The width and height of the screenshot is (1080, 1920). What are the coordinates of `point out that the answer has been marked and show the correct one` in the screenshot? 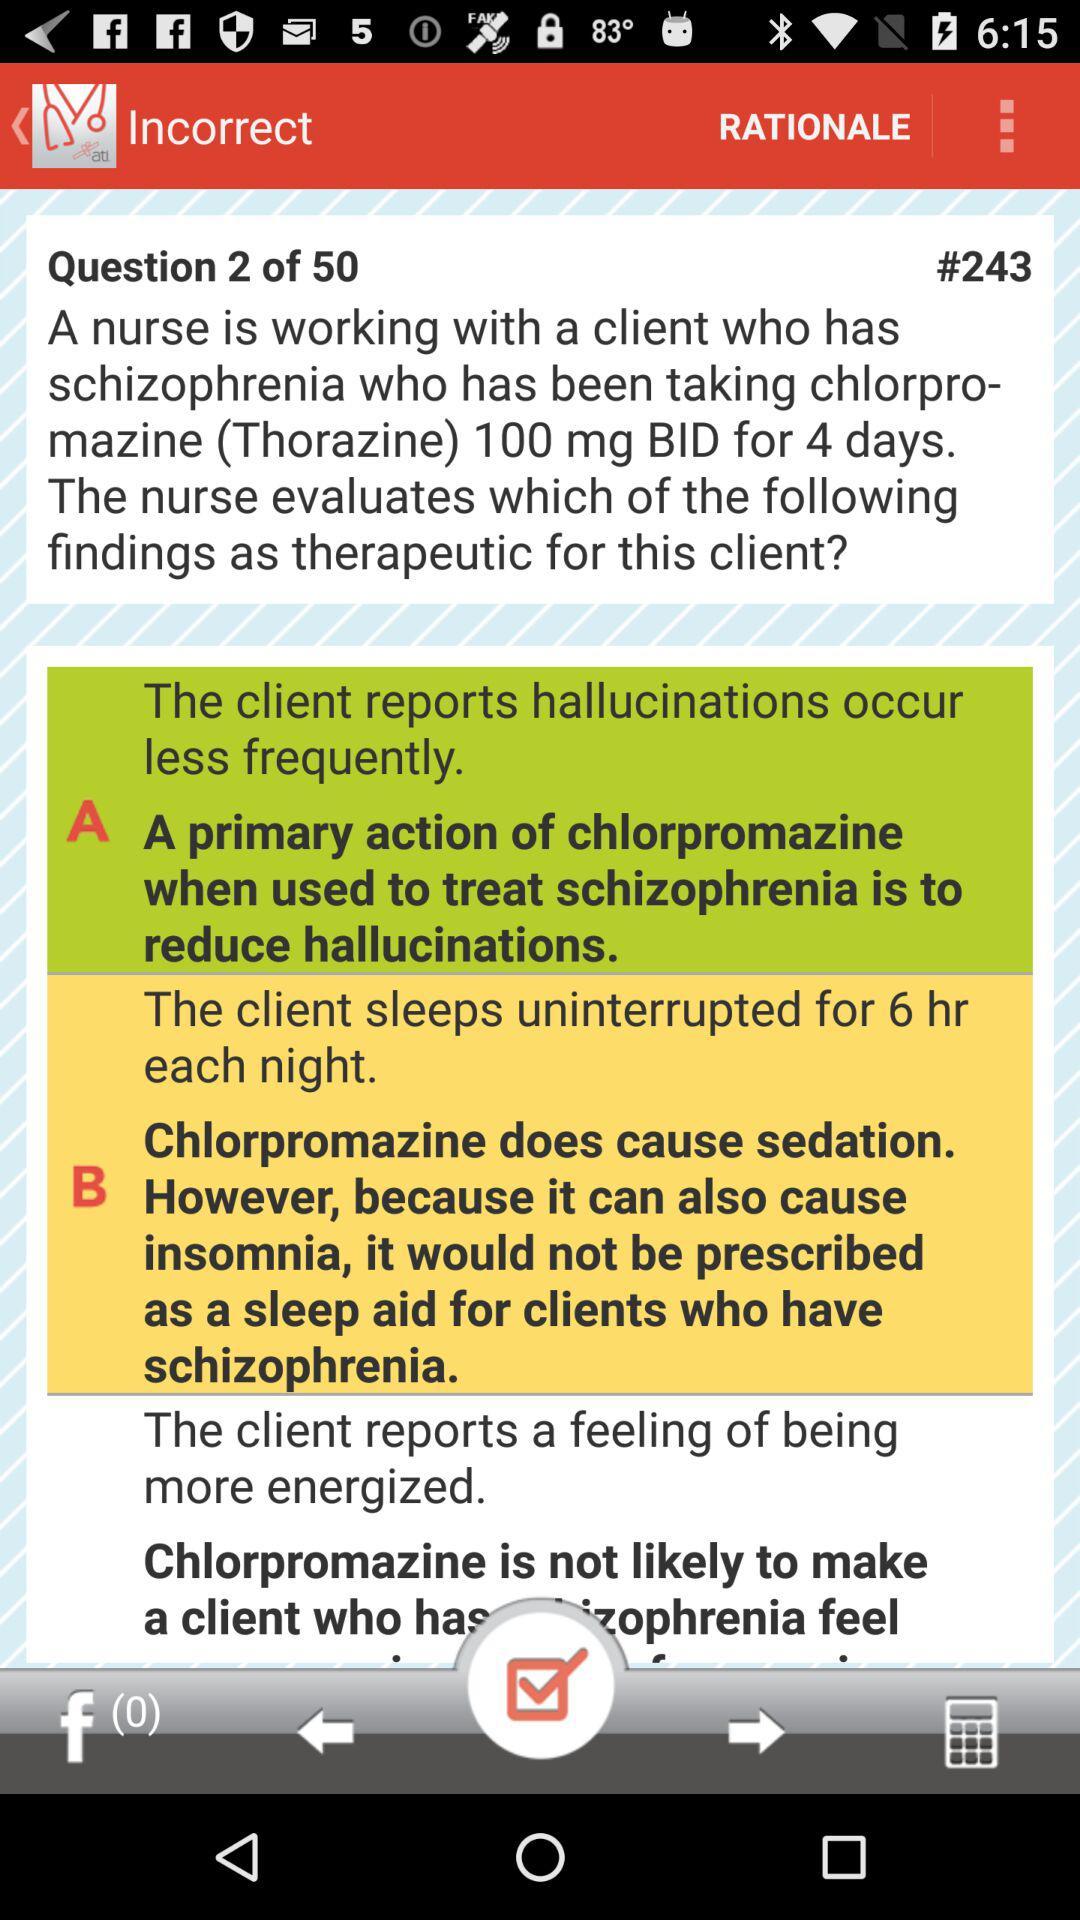 It's located at (540, 1677).